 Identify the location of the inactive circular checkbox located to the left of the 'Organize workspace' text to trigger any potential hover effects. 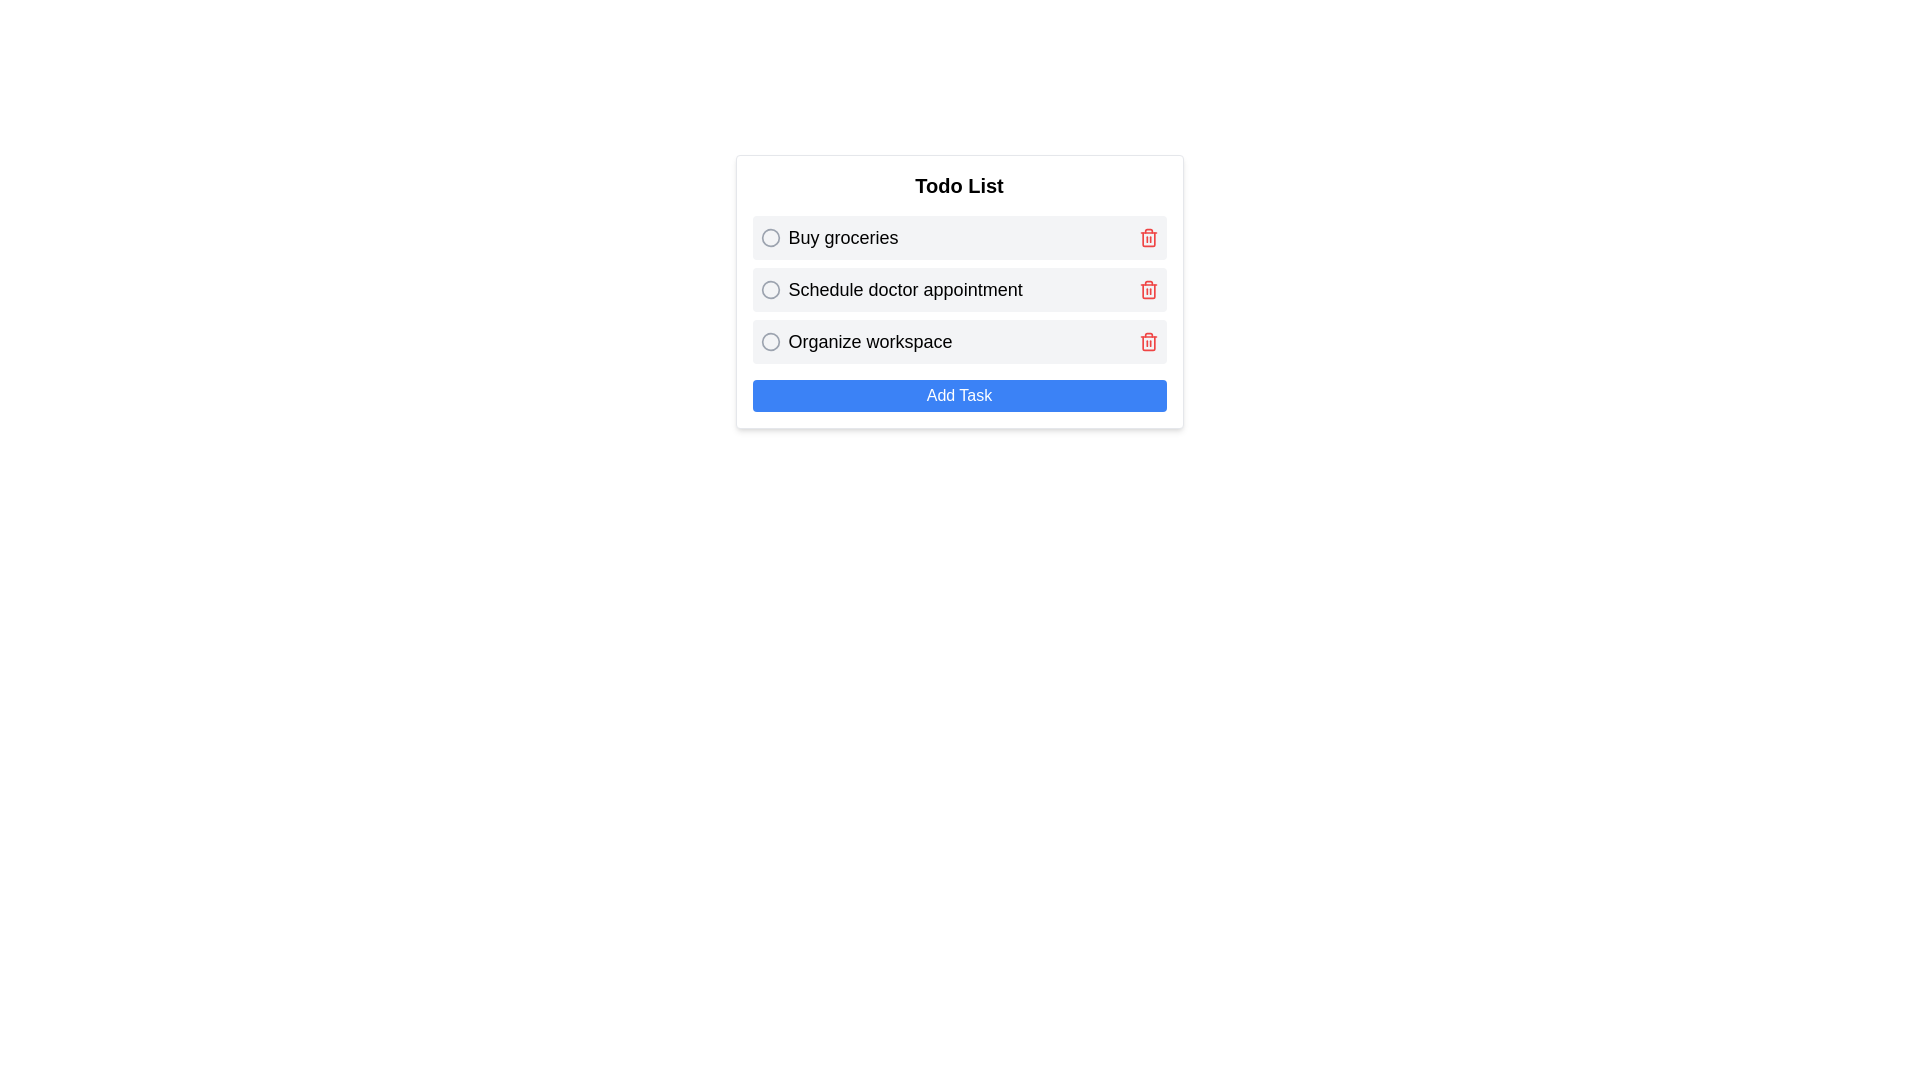
(769, 341).